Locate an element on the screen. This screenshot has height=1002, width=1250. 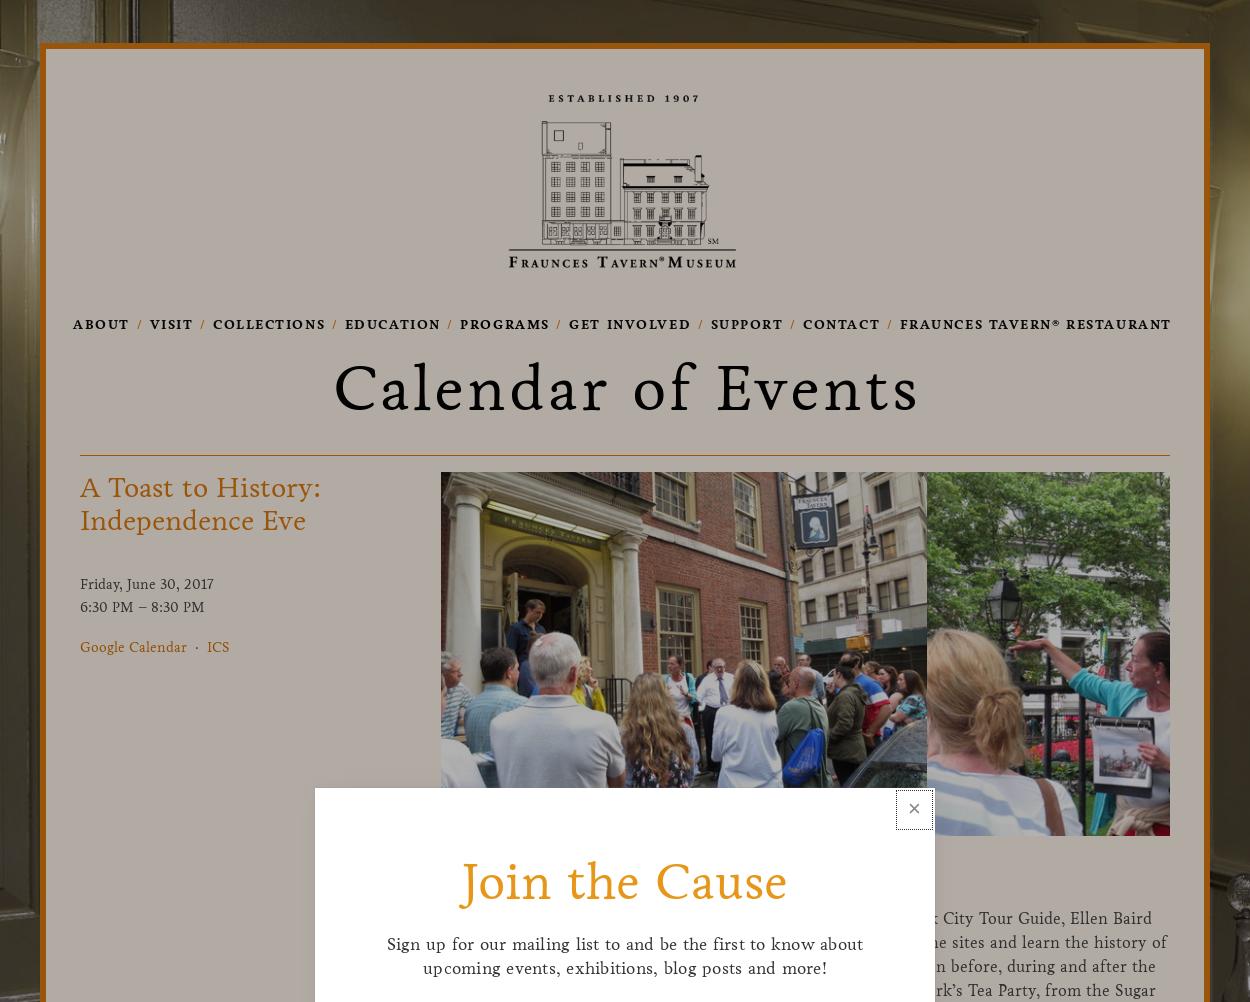
'About' is located at coordinates (100, 323).